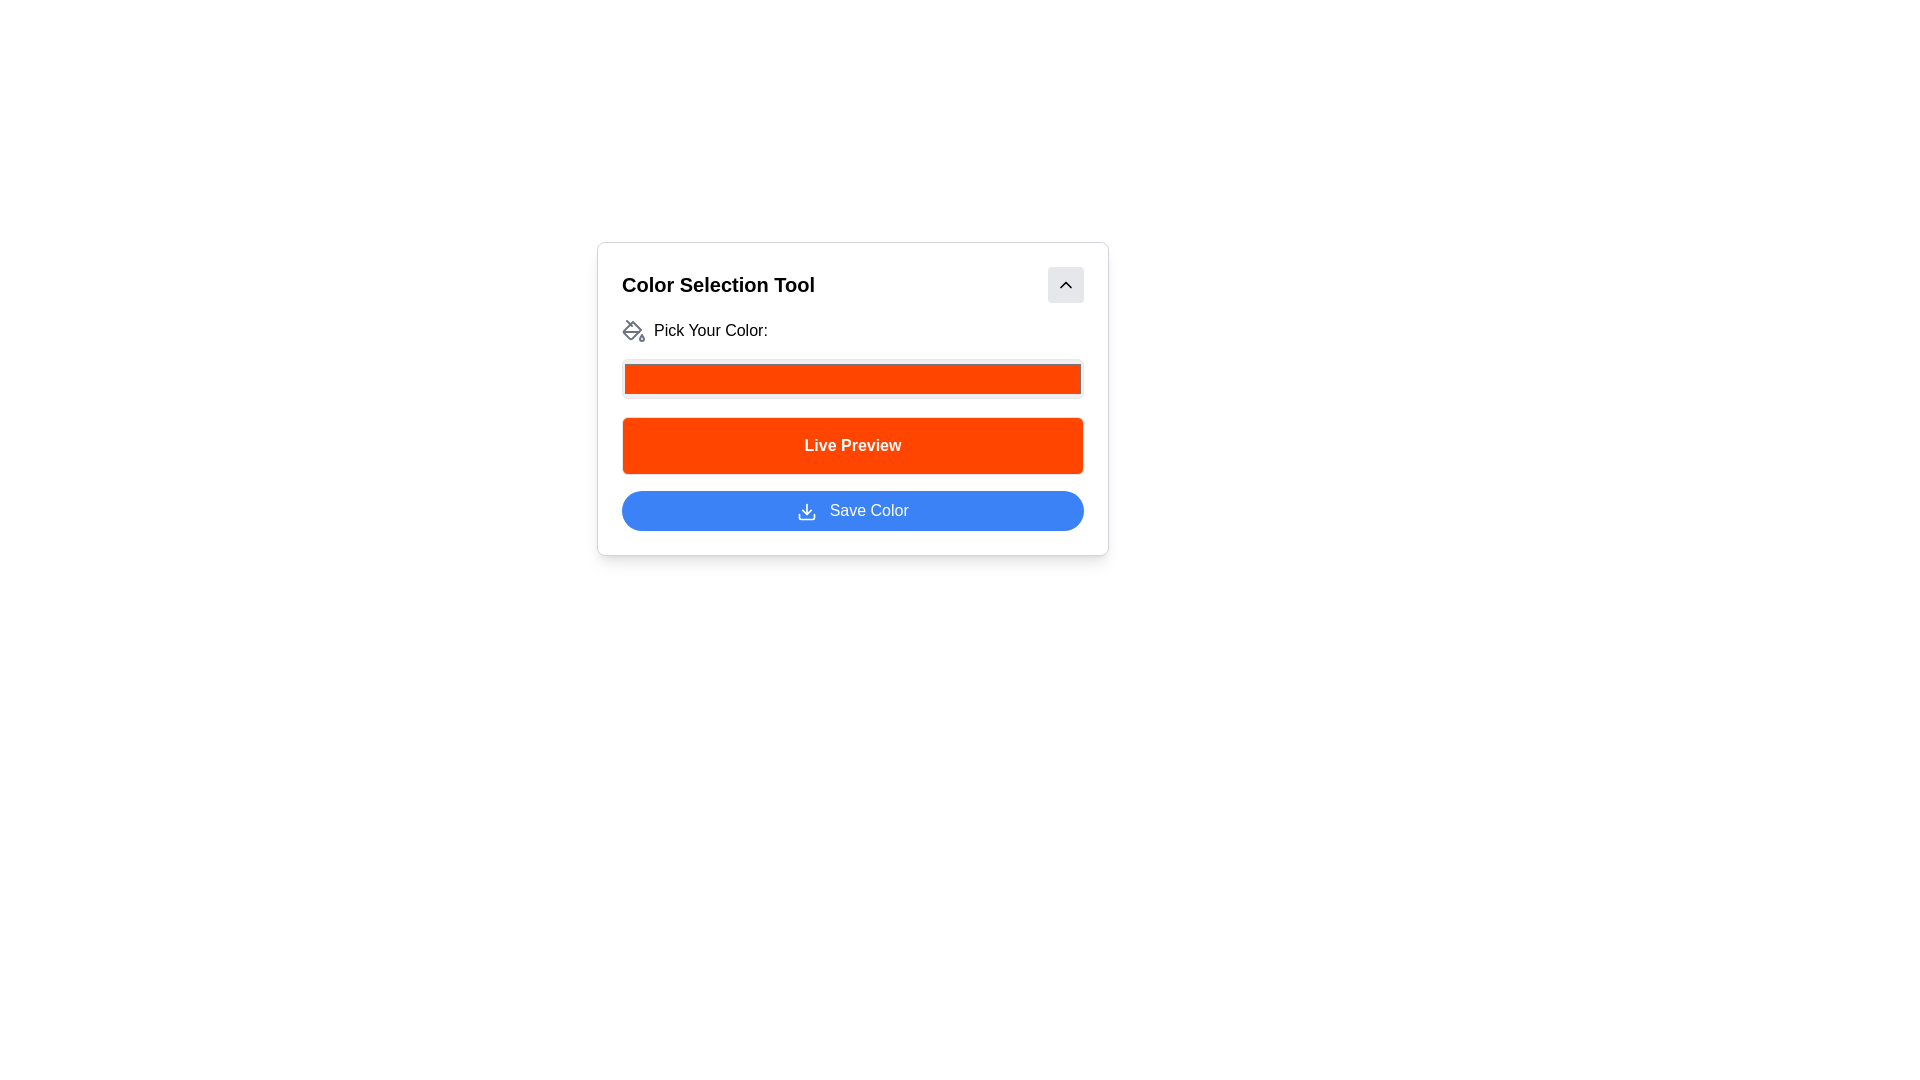 This screenshot has width=1920, height=1080. Describe the element at coordinates (853, 509) in the screenshot. I see `the blue 'Save Color' button with rounded edges and white text, located at the bottom of the color selection tool interface` at that location.